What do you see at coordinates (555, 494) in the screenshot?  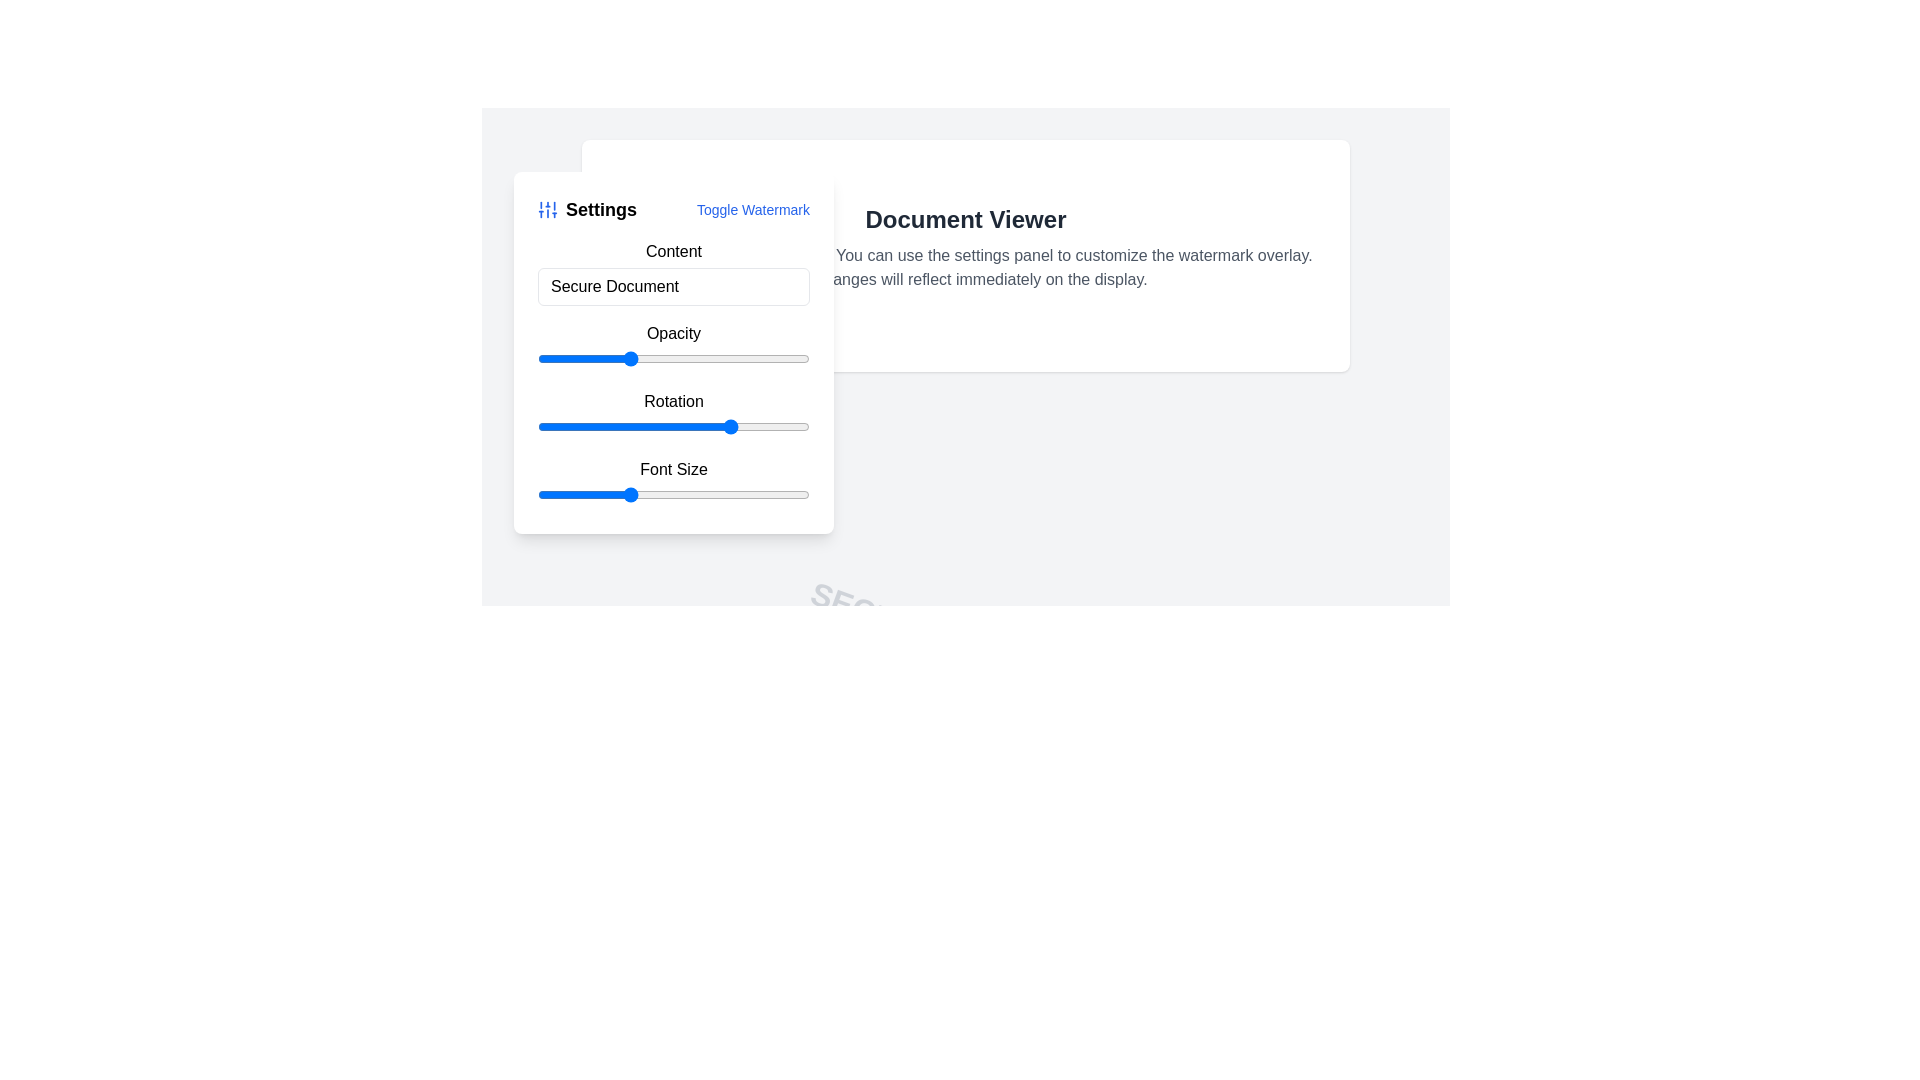 I see `the font size` at bounding box center [555, 494].